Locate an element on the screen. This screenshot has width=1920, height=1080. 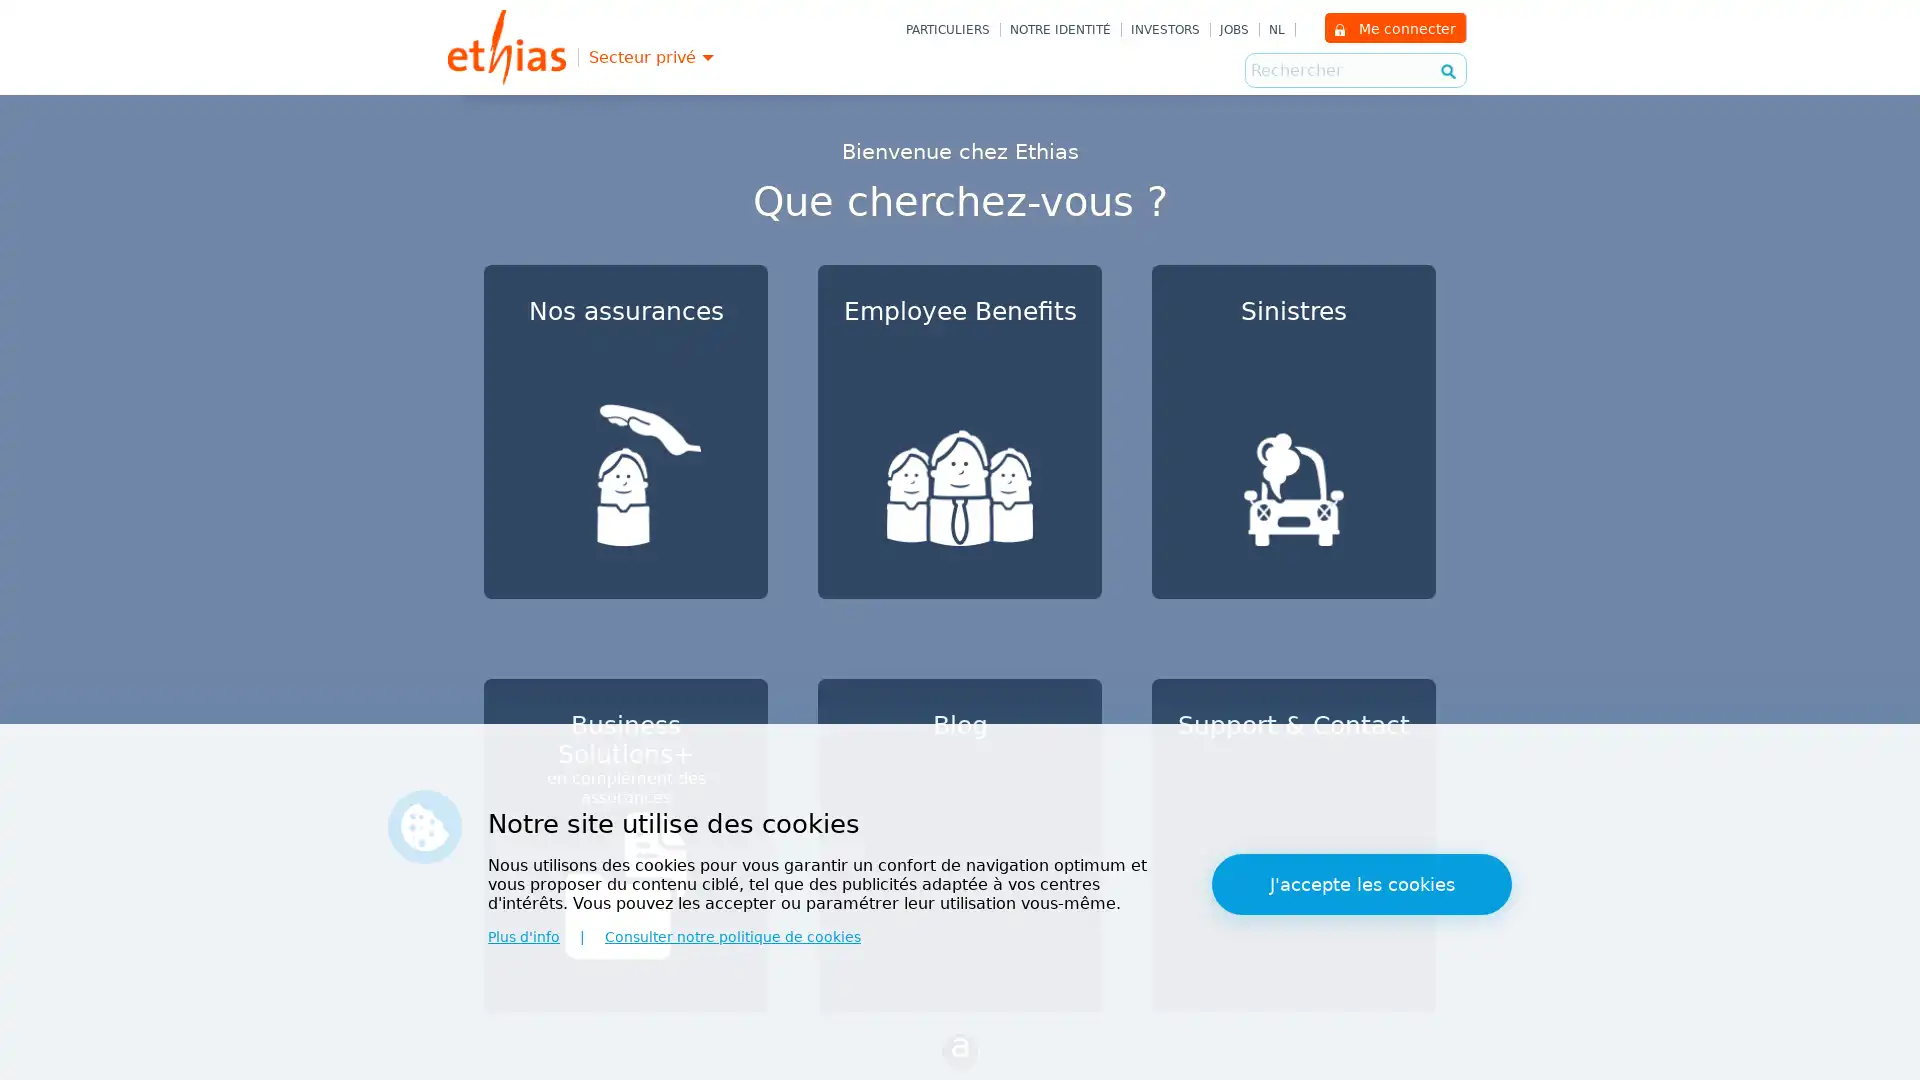
J'accepte les cookies is located at coordinates (1361, 882).